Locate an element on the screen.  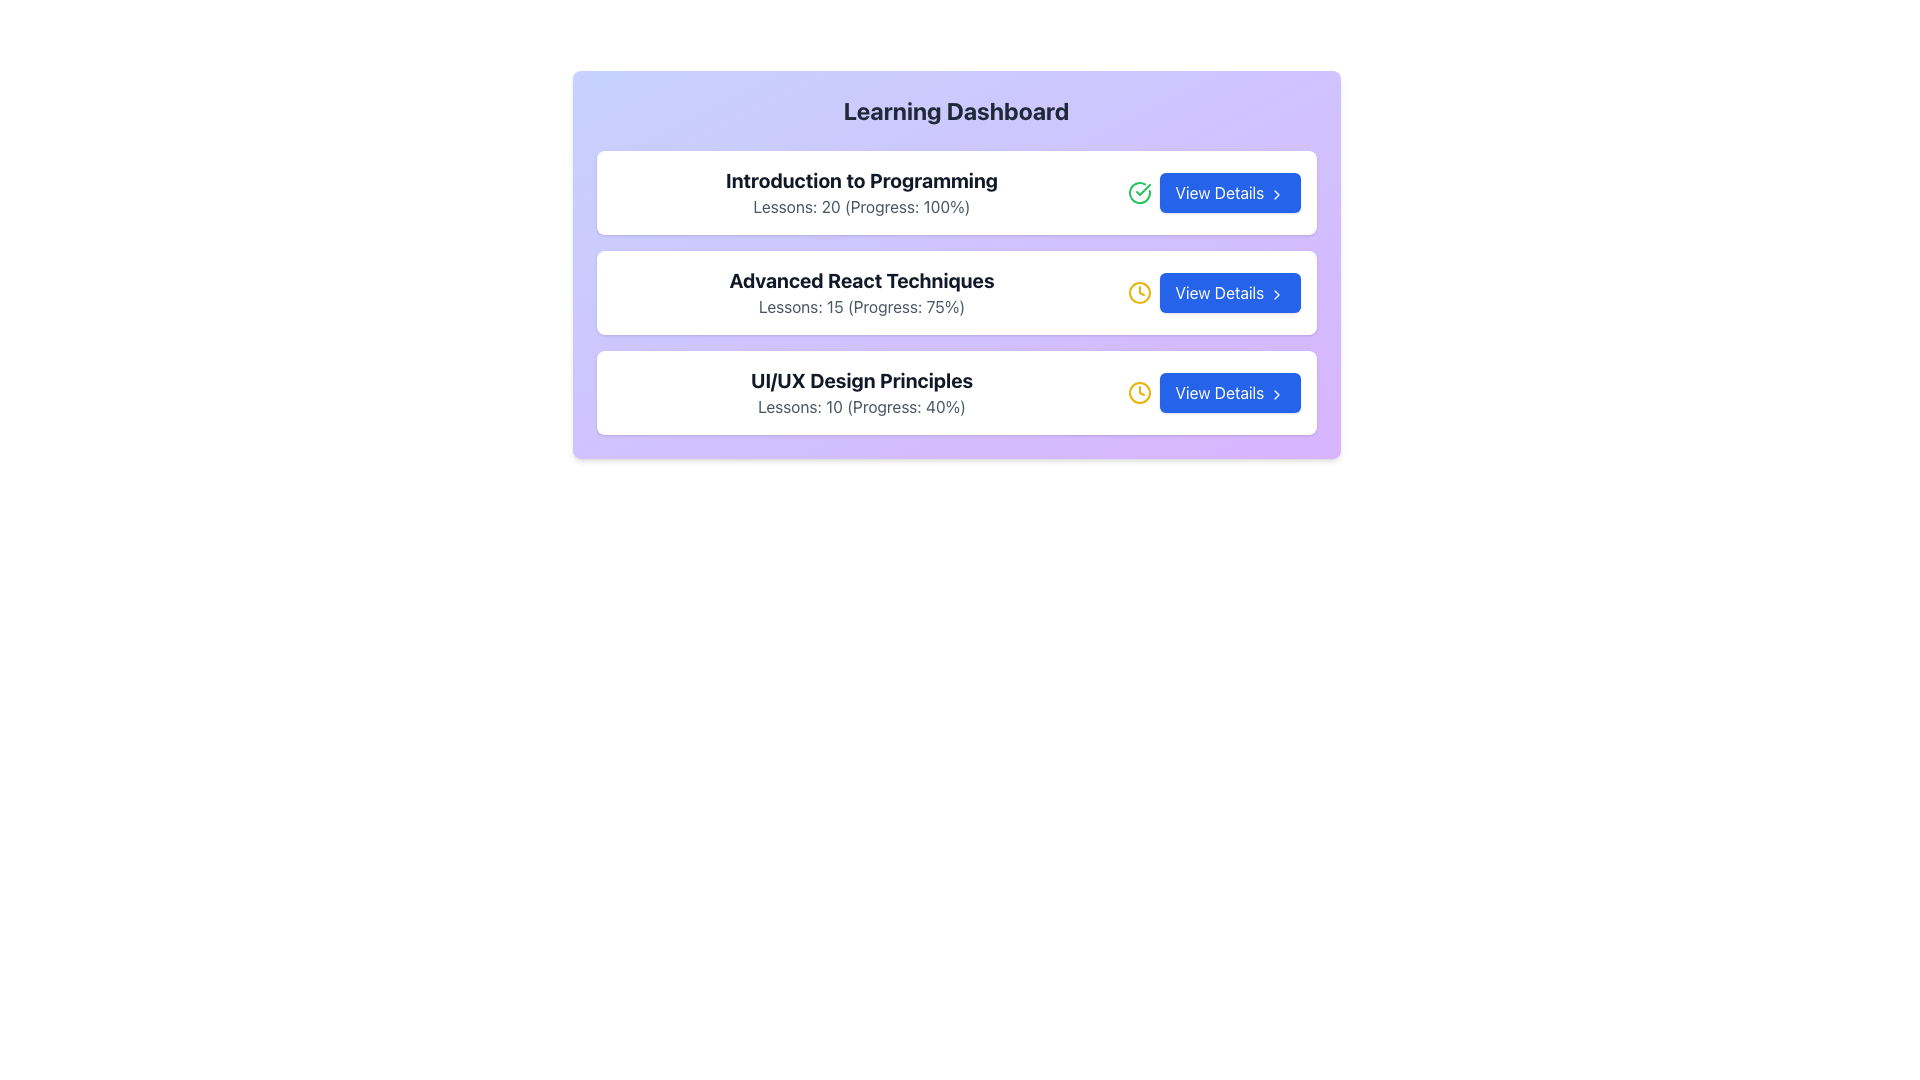
the button that navigates to the detailed view of the 'UI/UX Design Principles' section, located at the bottom row of the list is located at coordinates (1213, 393).